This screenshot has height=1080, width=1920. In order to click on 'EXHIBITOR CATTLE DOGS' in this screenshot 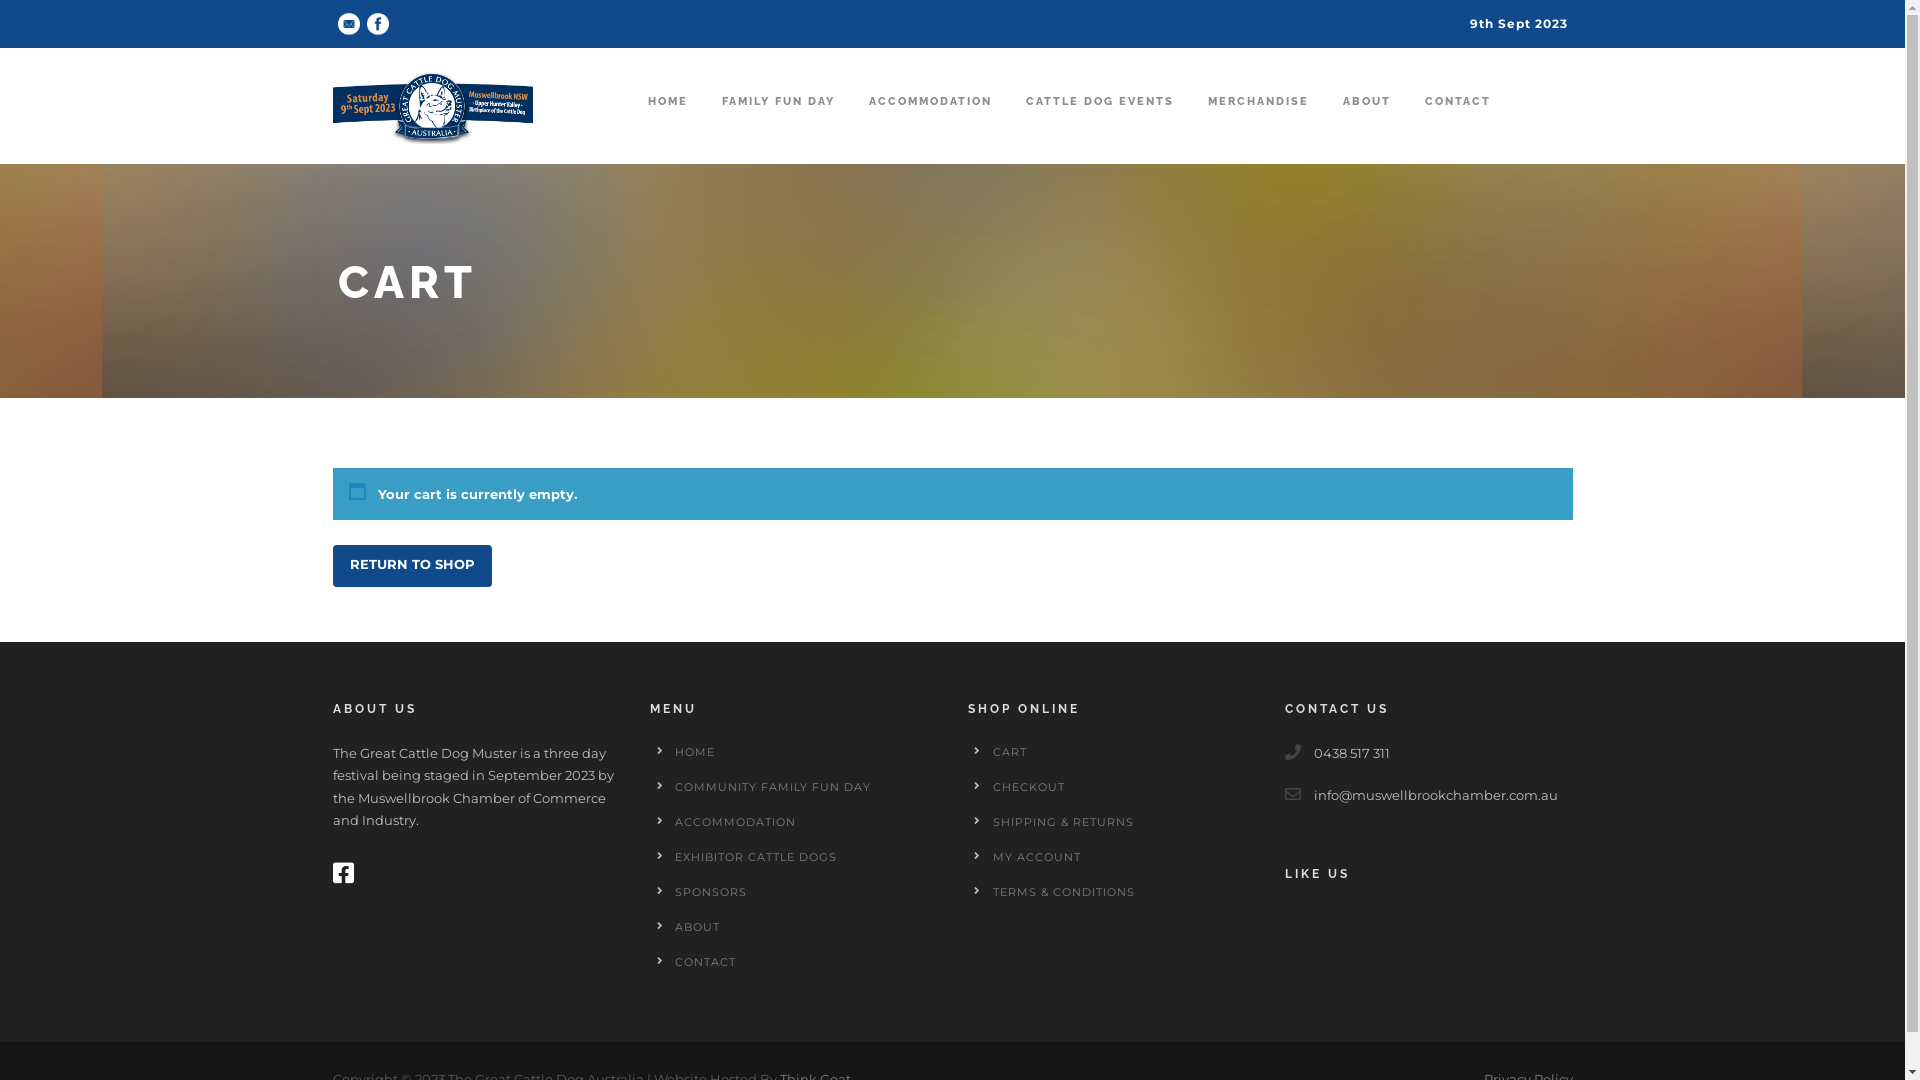, I will do `click(754, 855)`.